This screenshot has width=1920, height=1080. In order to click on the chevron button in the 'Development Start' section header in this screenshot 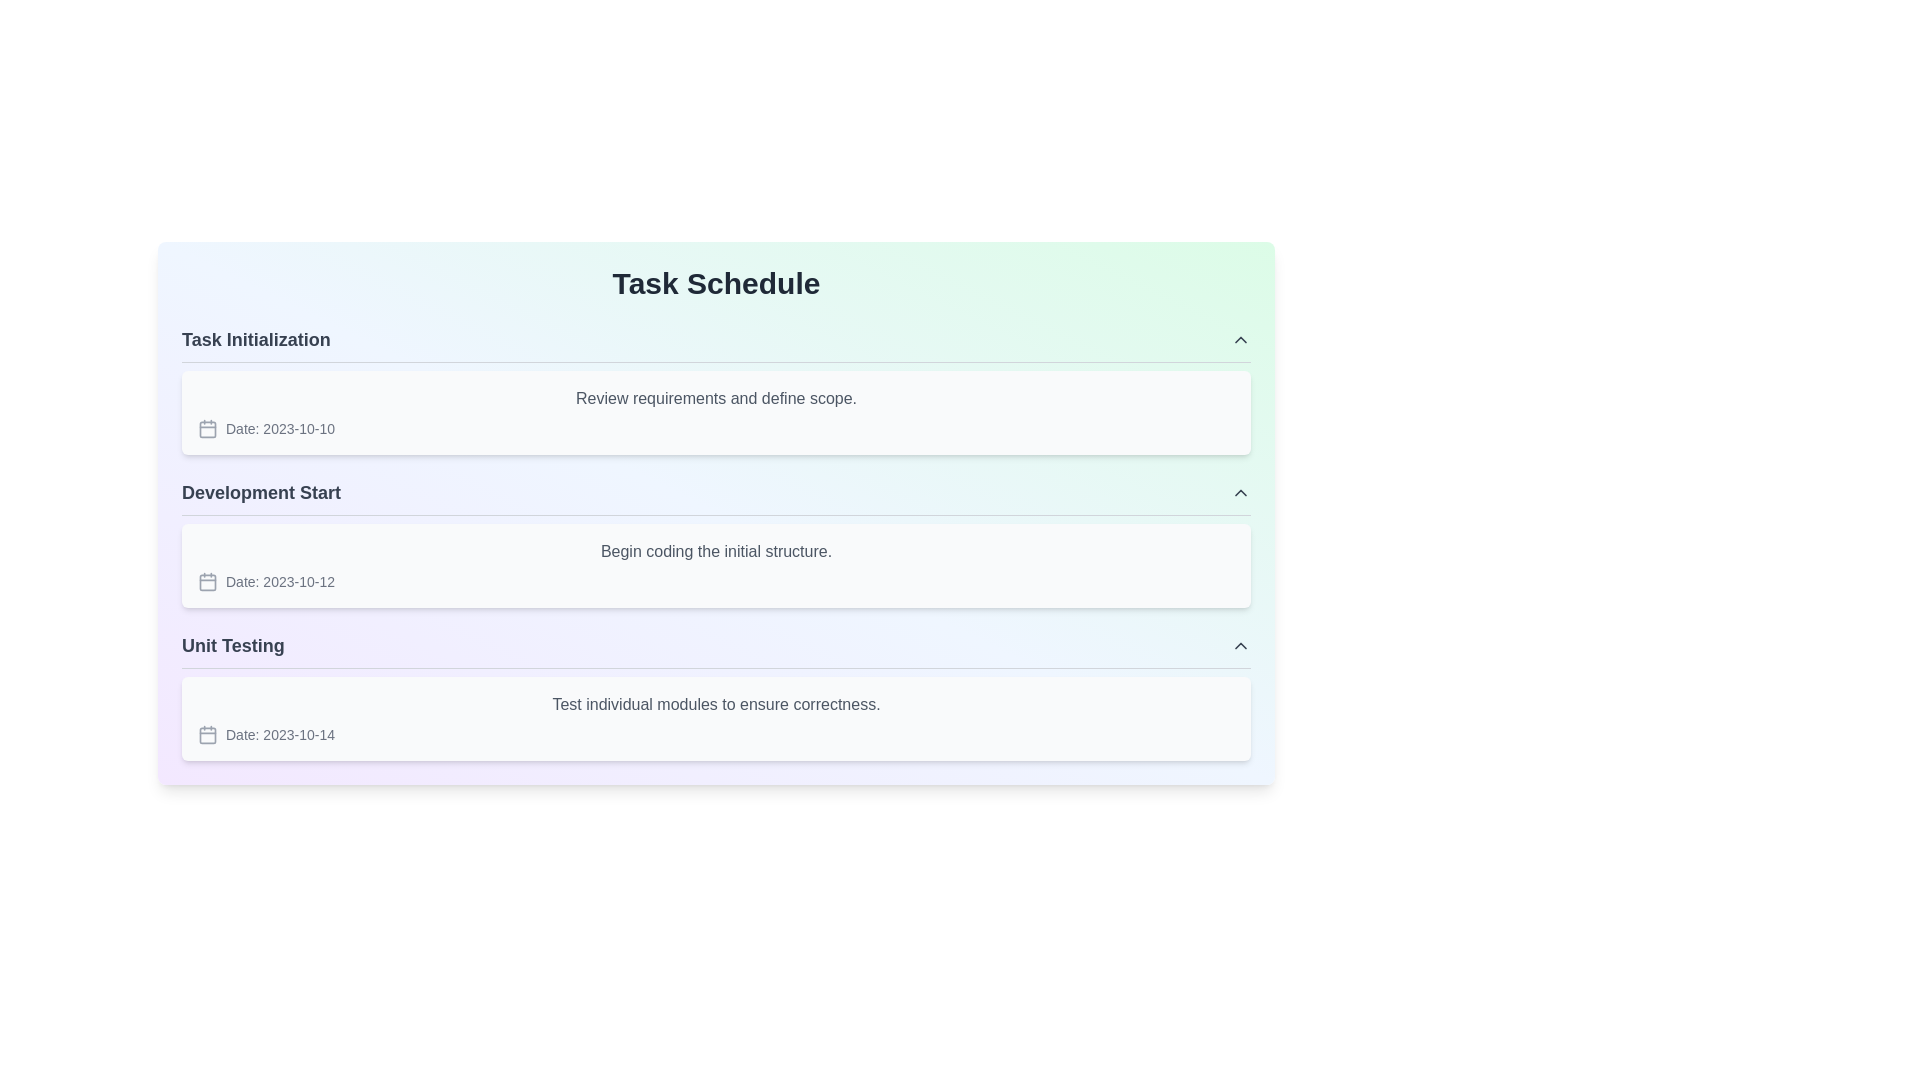, I will do `click(1240, 493)`.